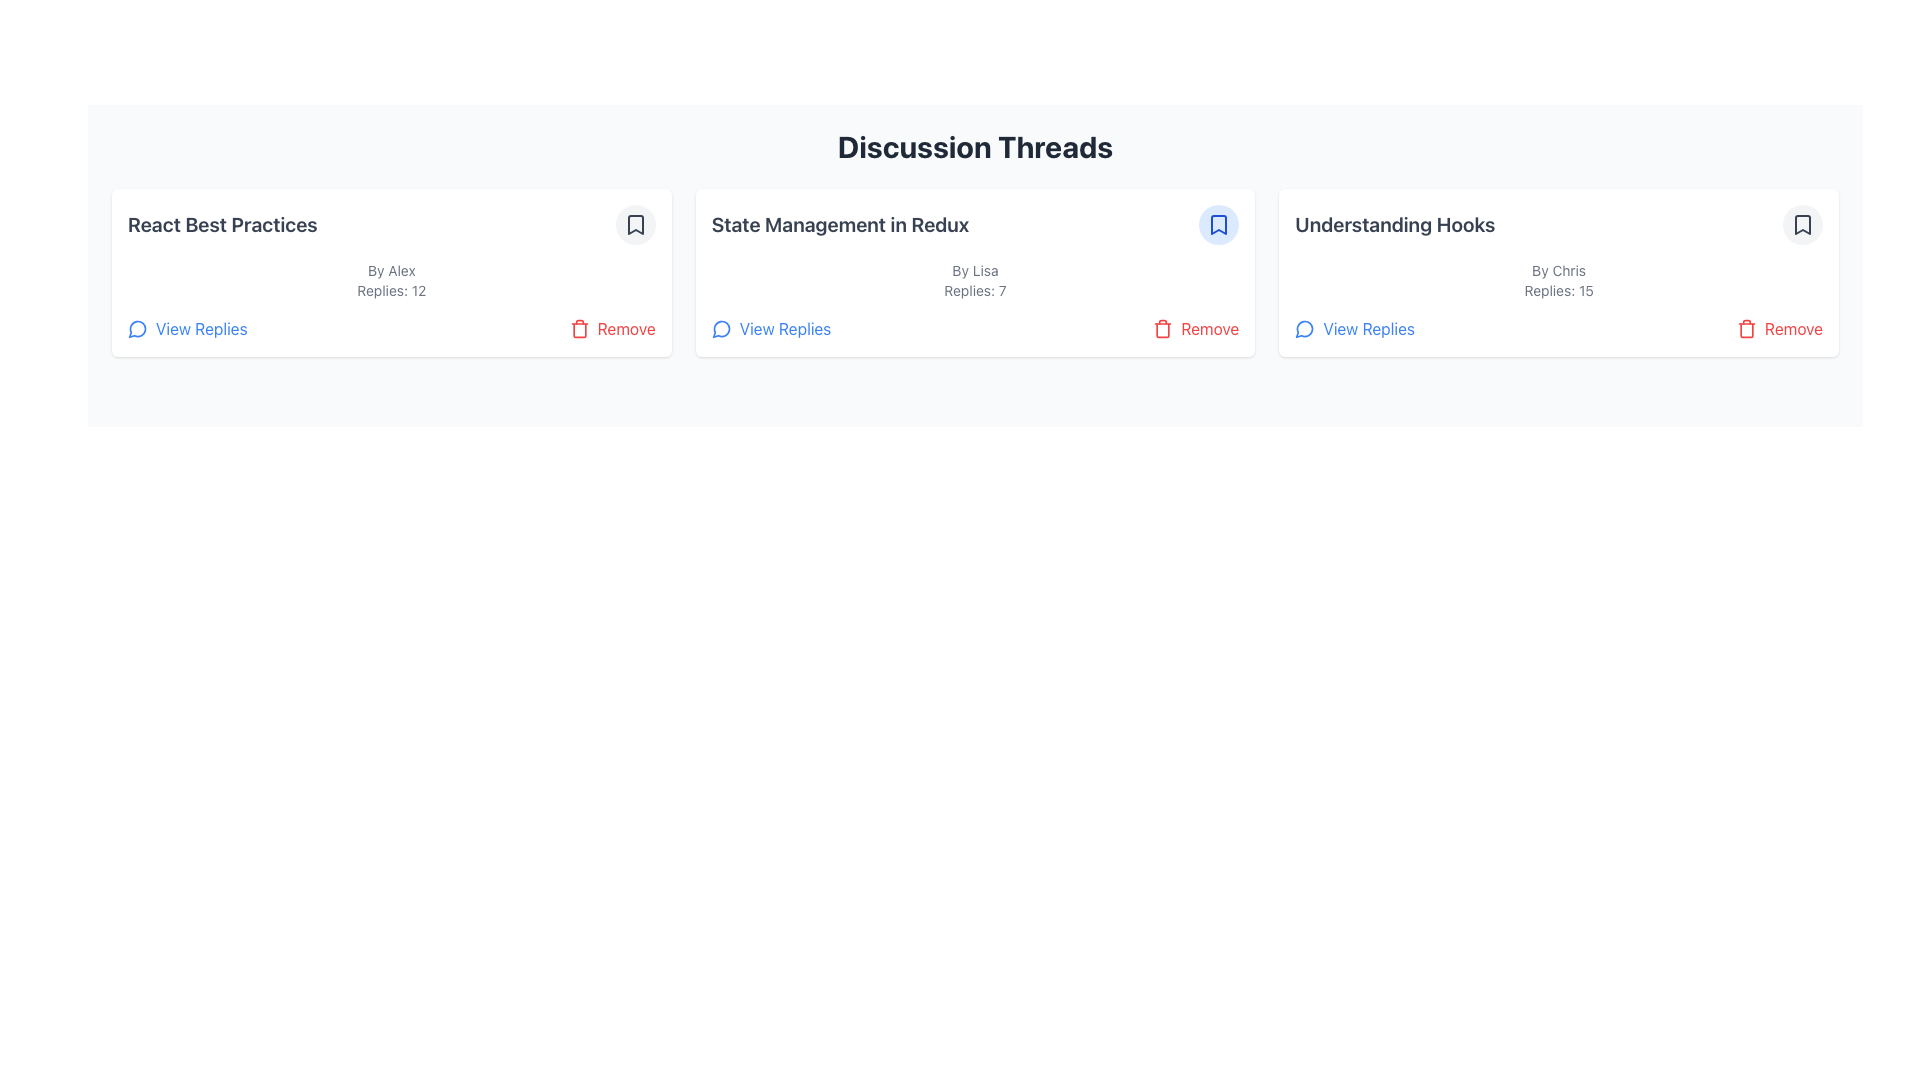 The height and width of the screenshot is (1080, 1920). Describe the element at coordinates (1746, 327) in the screenshot. I see `the delete icon located to the left of the 'Remove' text in the 'Understanding Hooks' discussion card area` at that location.